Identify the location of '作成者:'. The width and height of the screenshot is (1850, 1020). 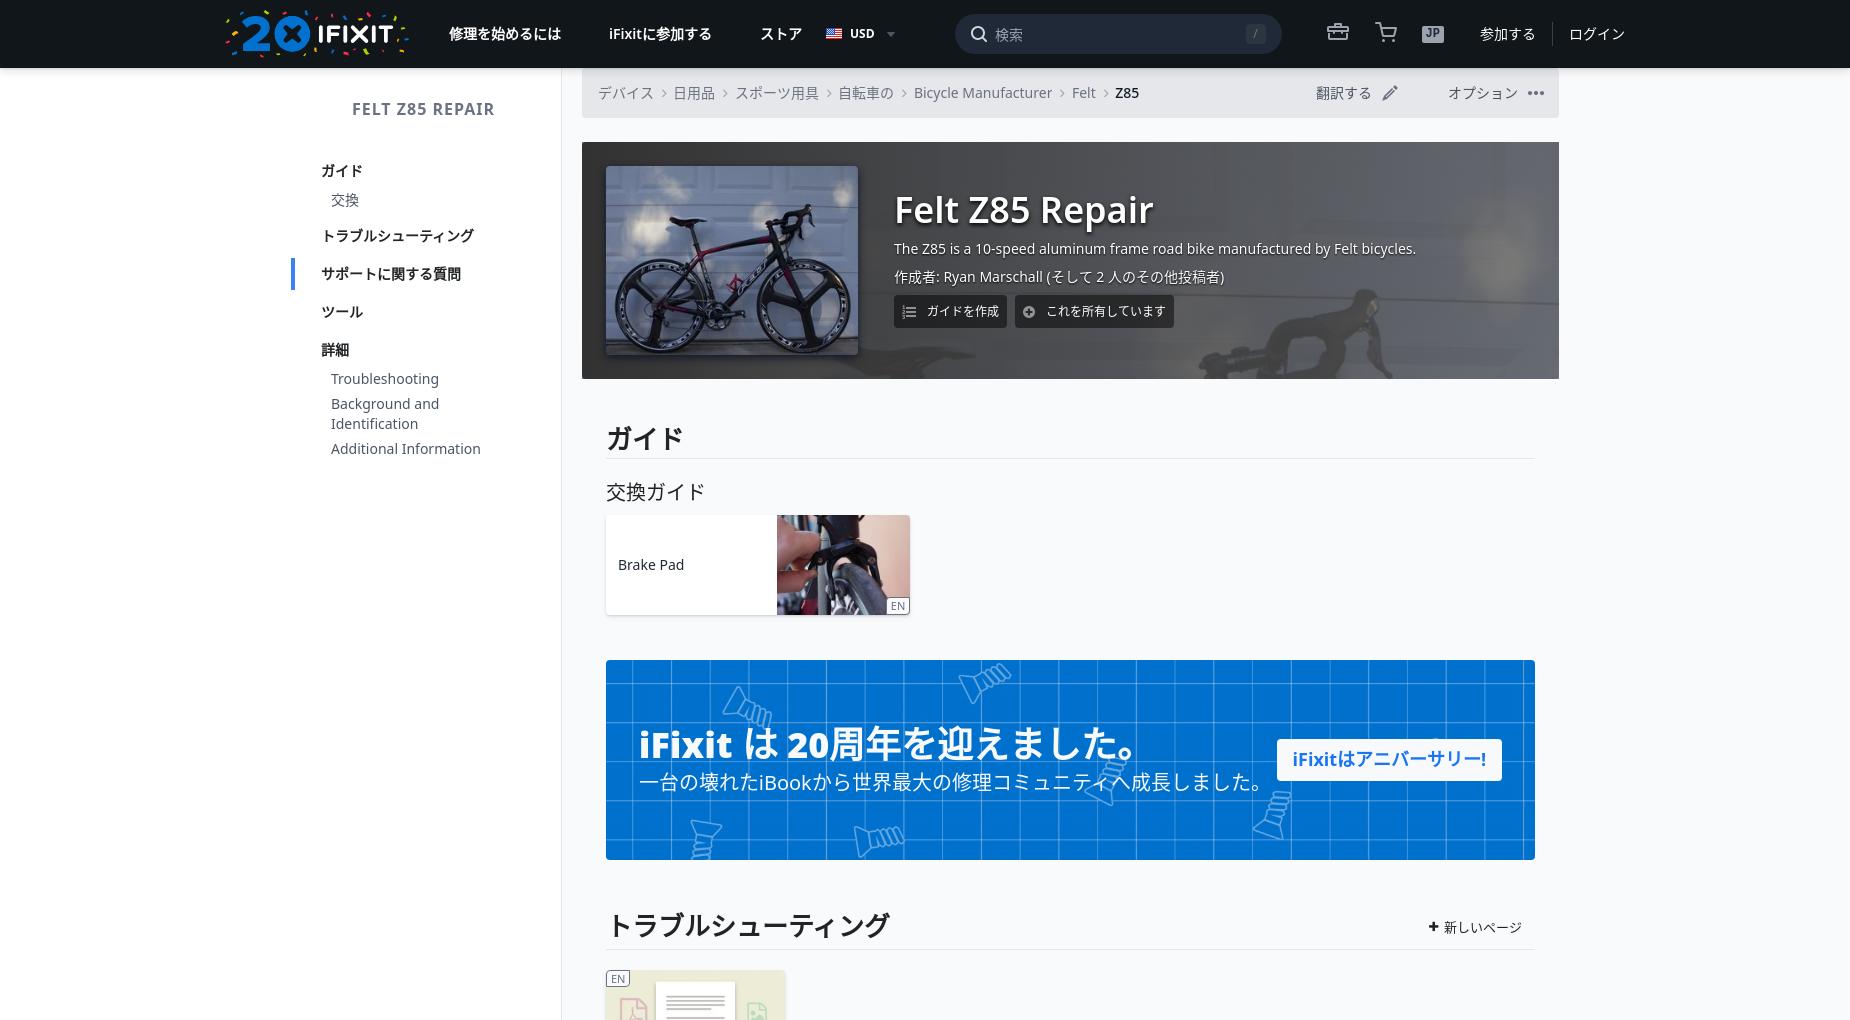
(918, 275).